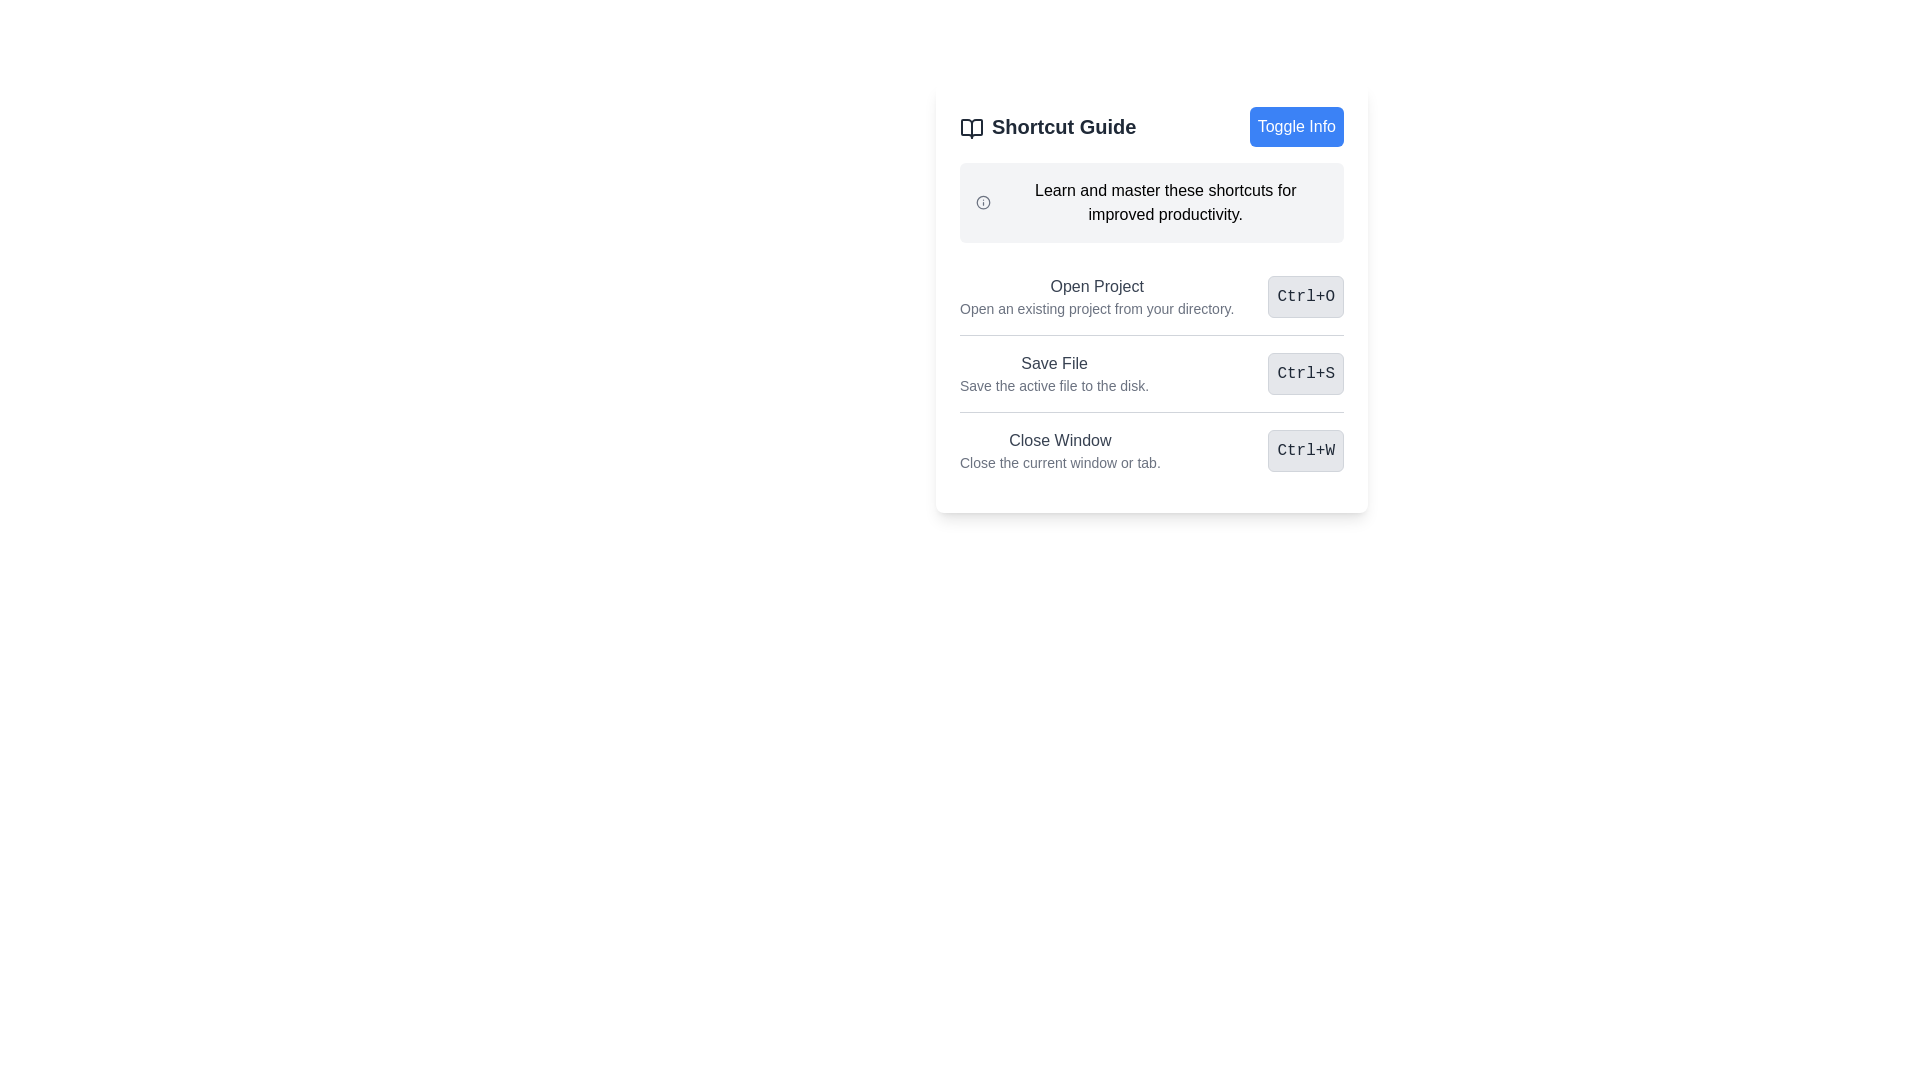 The height and width of the screenshot is (1080, 1920). What do you see at coordinates (971, 127) in the screenshot?
I see `the decorative icon representing the 'Shortcut Guide' in the upper-left area of the popup interface` at bounding box center [971, 127].